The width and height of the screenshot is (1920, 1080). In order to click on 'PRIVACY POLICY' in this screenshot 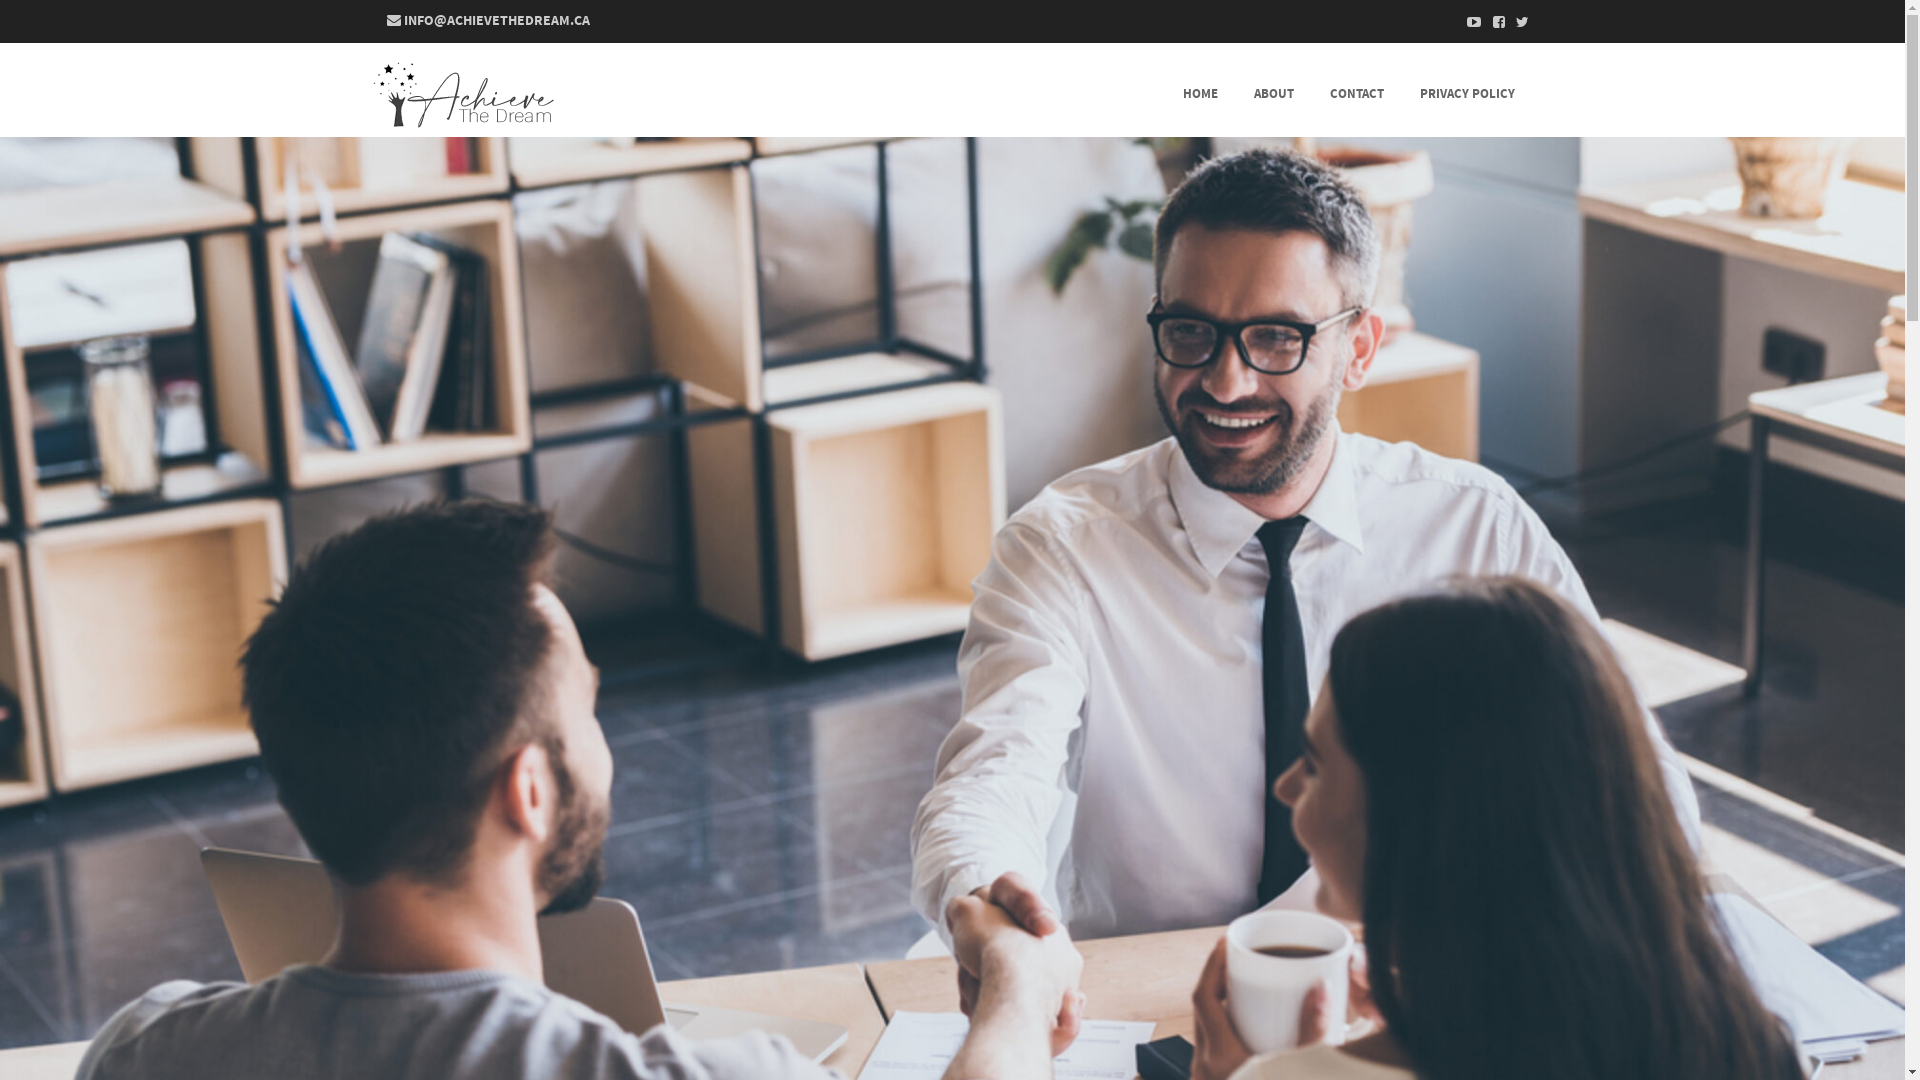, I will do `click(1467, 88)`.